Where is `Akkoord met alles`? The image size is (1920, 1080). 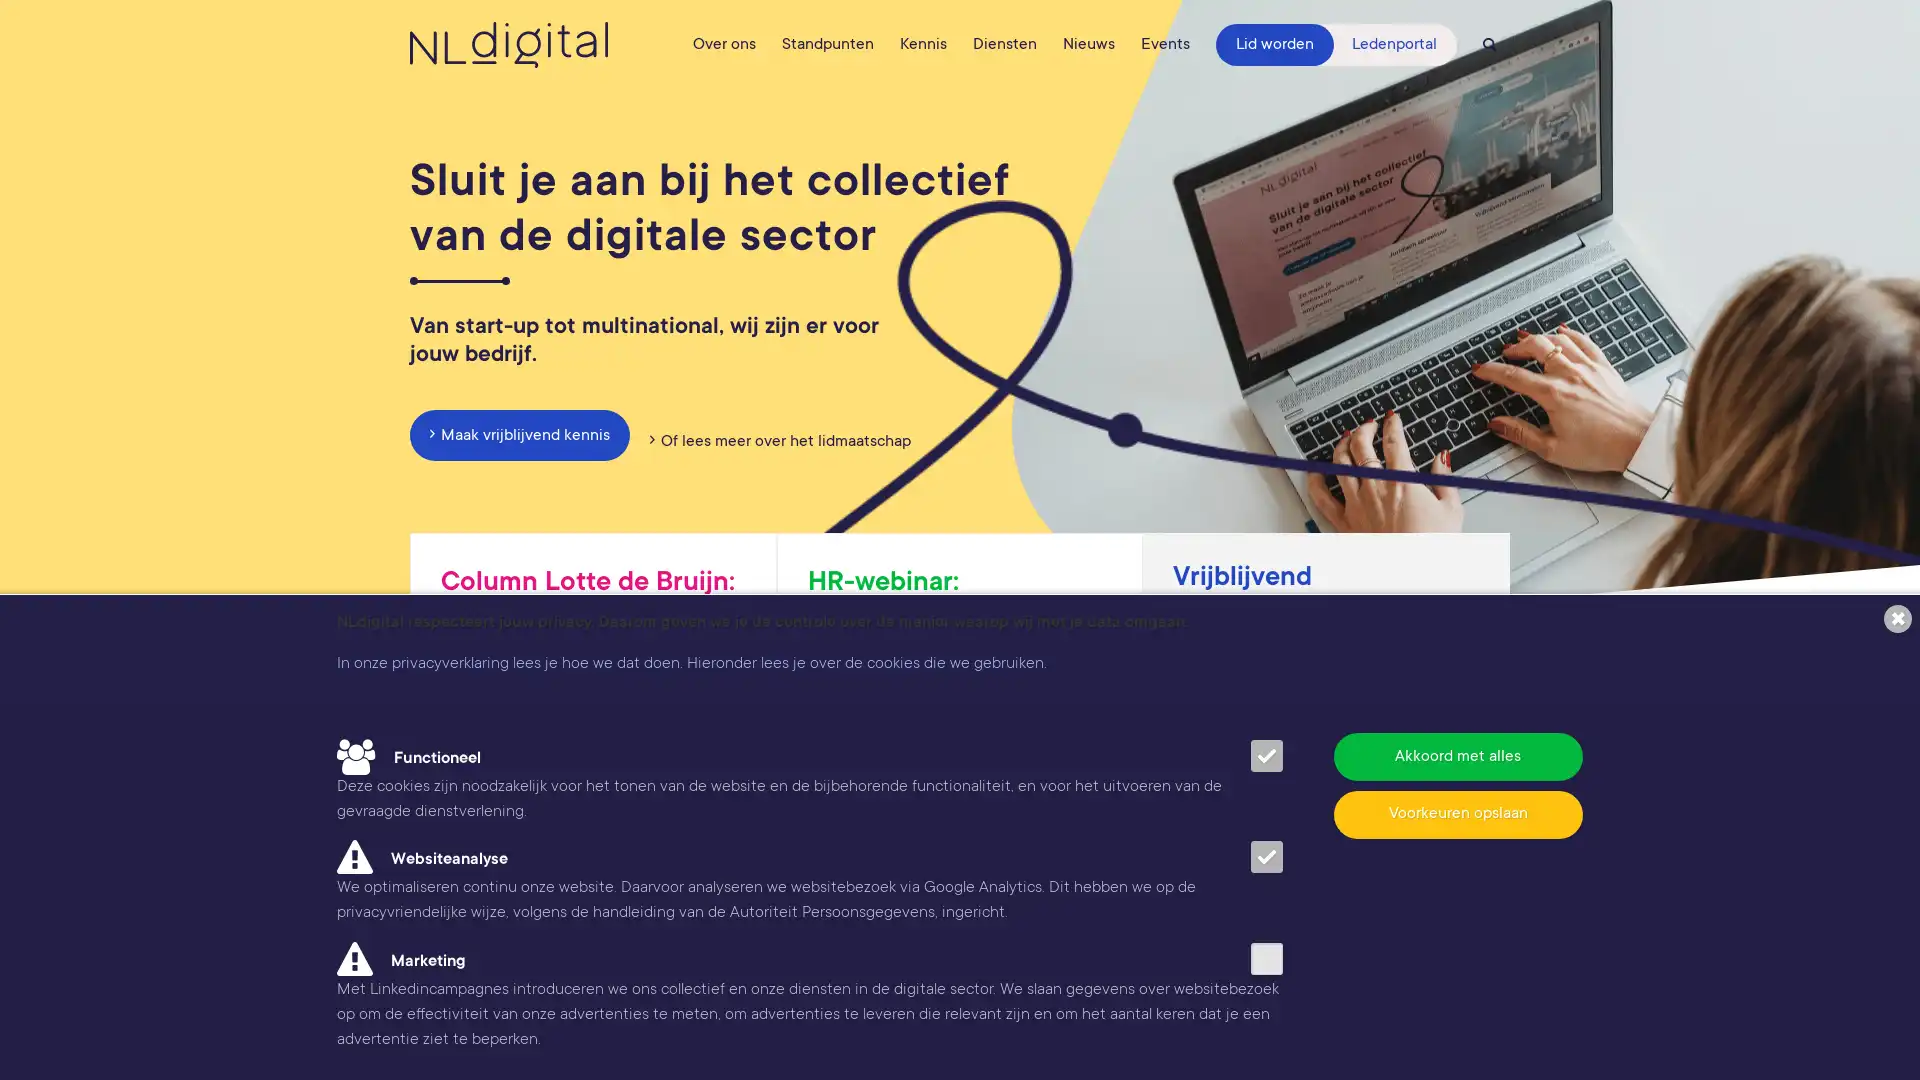 Akkoord met alles is located at coordinates (1458, 756).